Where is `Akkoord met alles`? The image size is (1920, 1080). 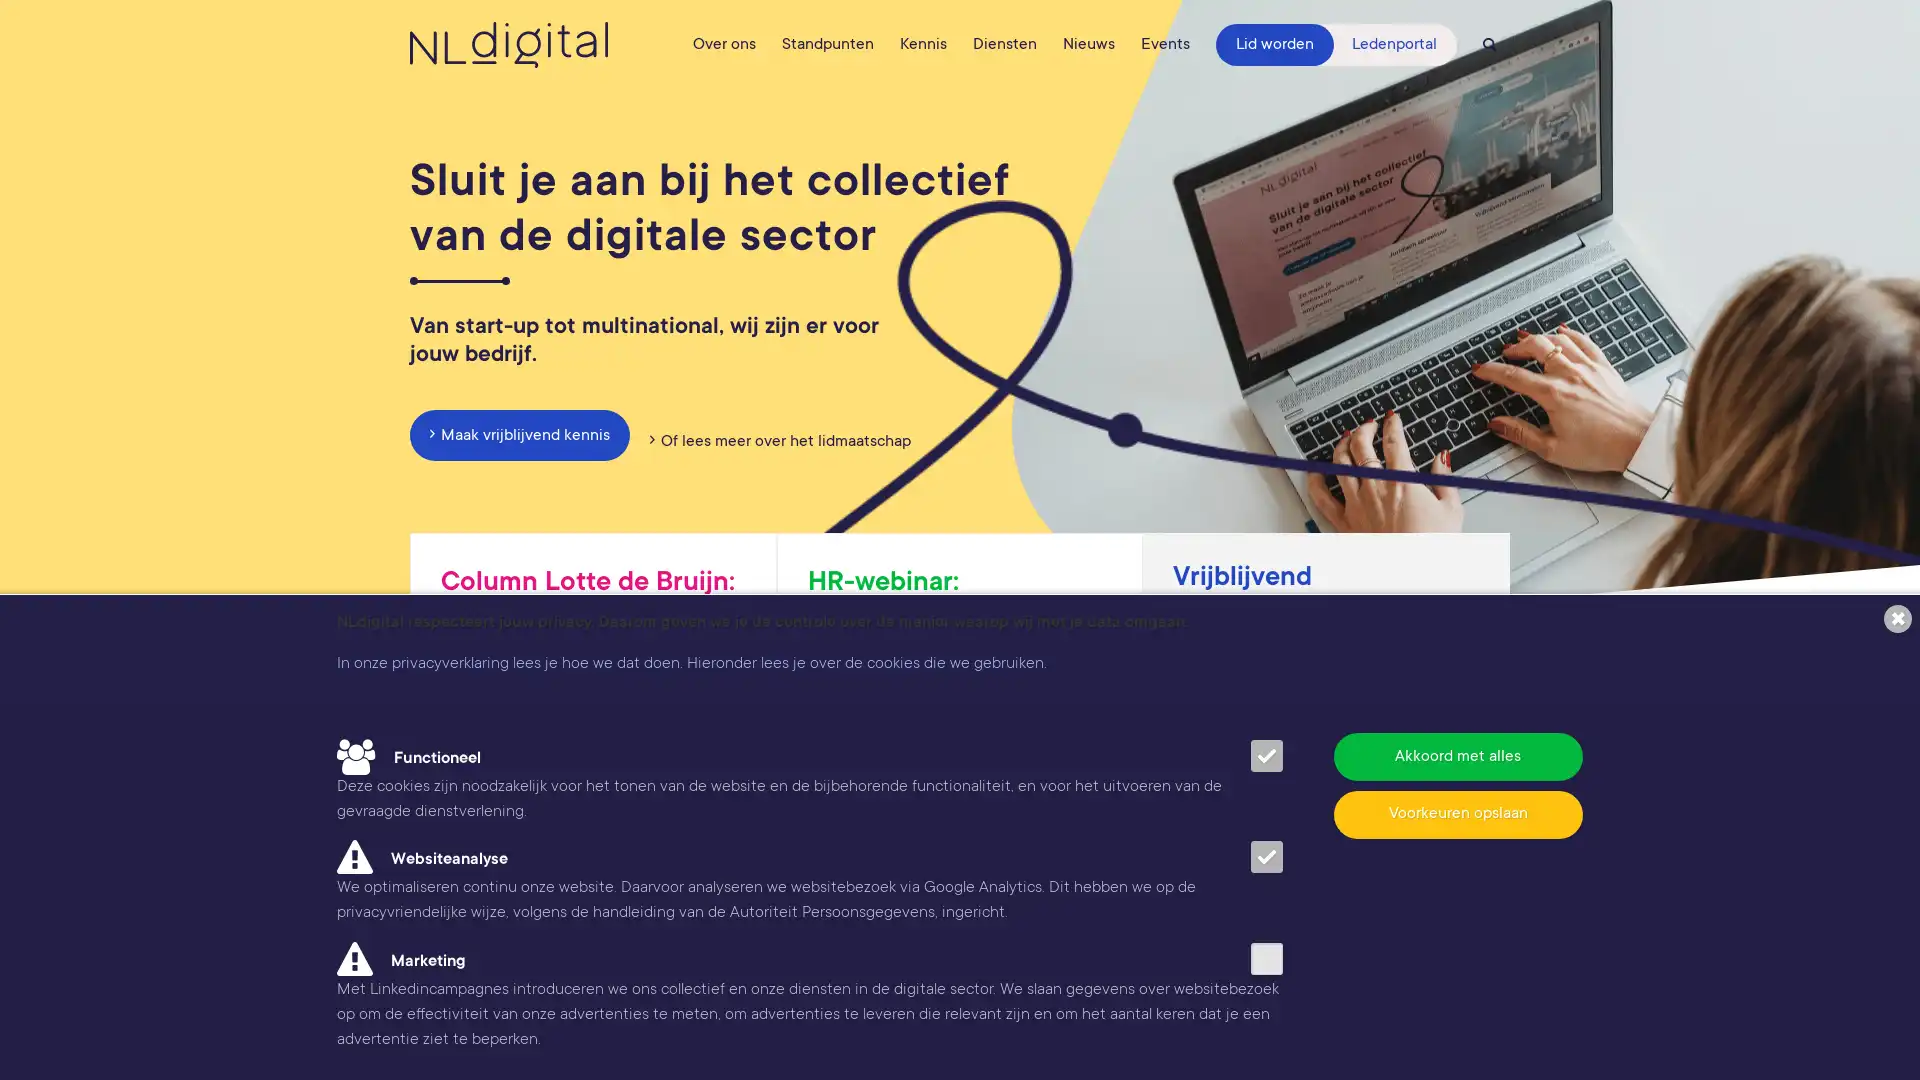 Akkoord met alles is located at coordinates (1458, 756).